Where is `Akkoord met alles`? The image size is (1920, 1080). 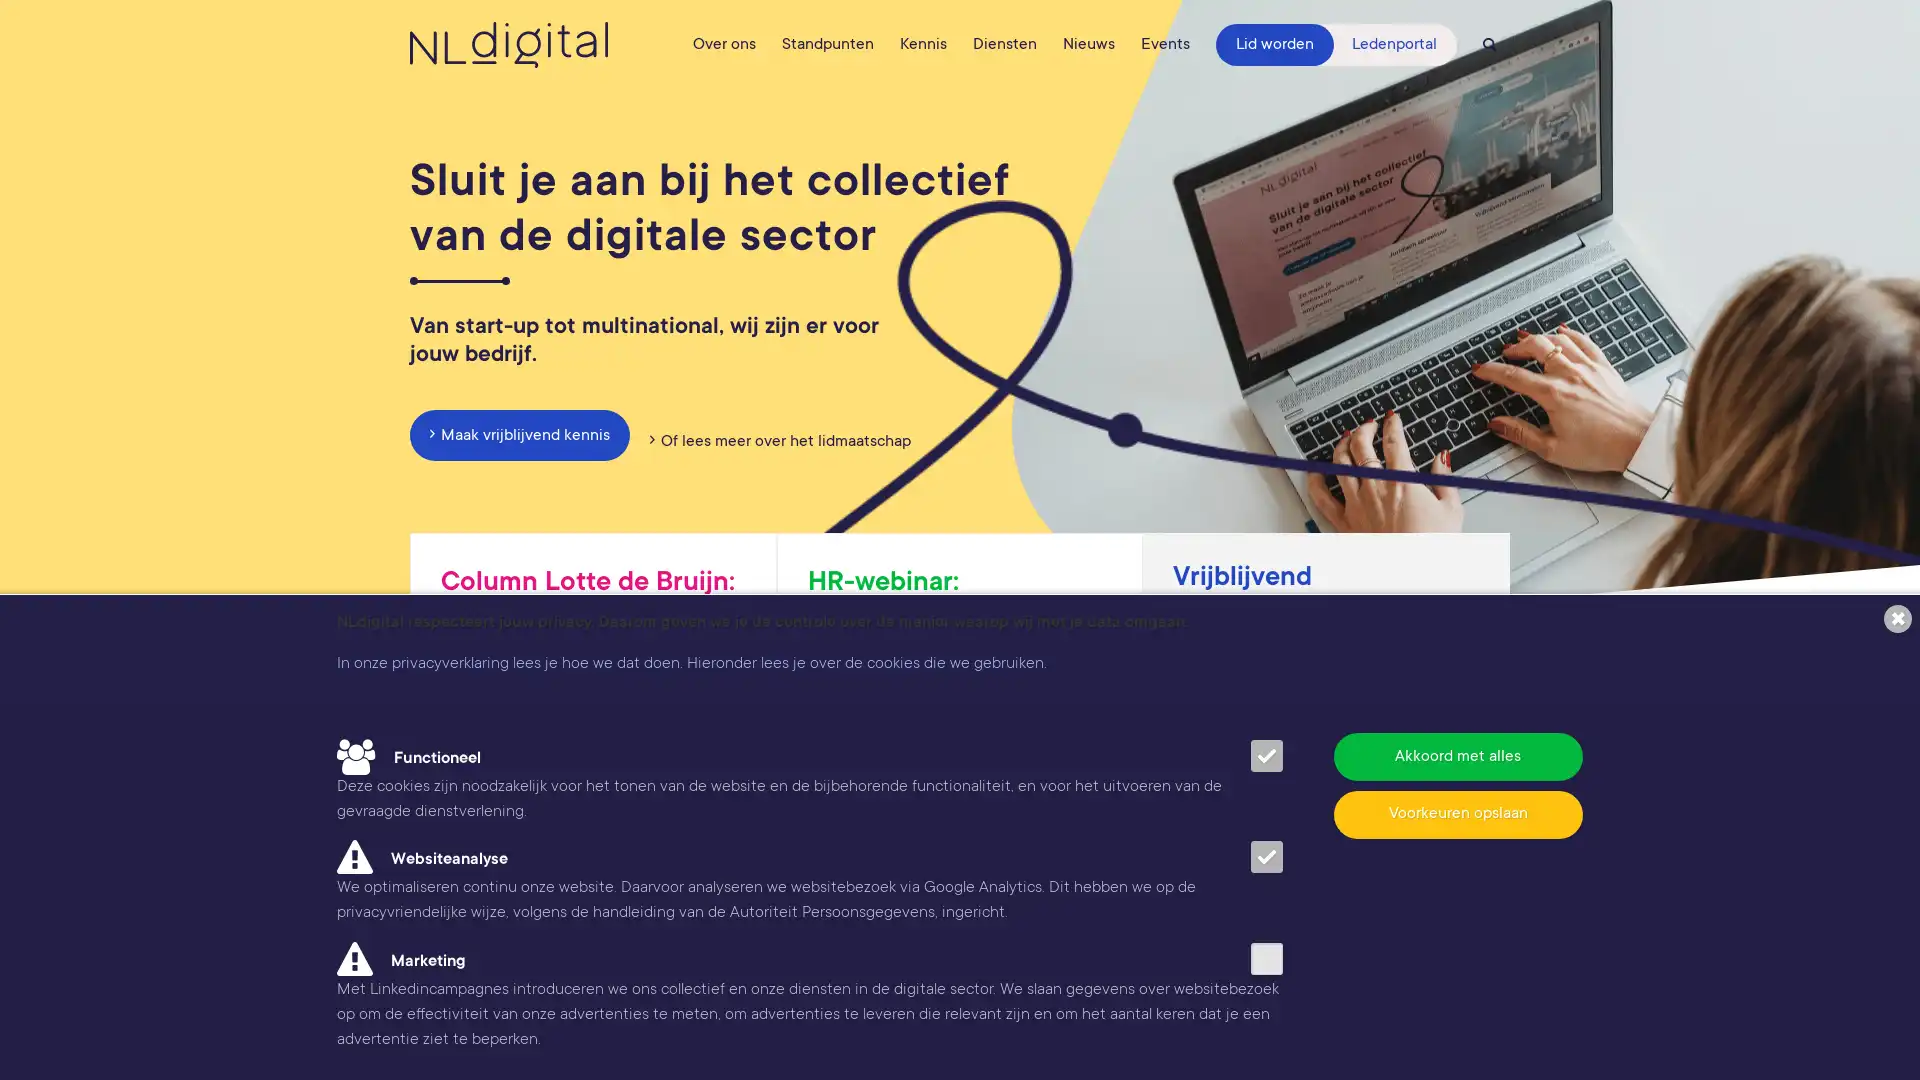 Akkoord met alles is located at coordinates (1458, 756).